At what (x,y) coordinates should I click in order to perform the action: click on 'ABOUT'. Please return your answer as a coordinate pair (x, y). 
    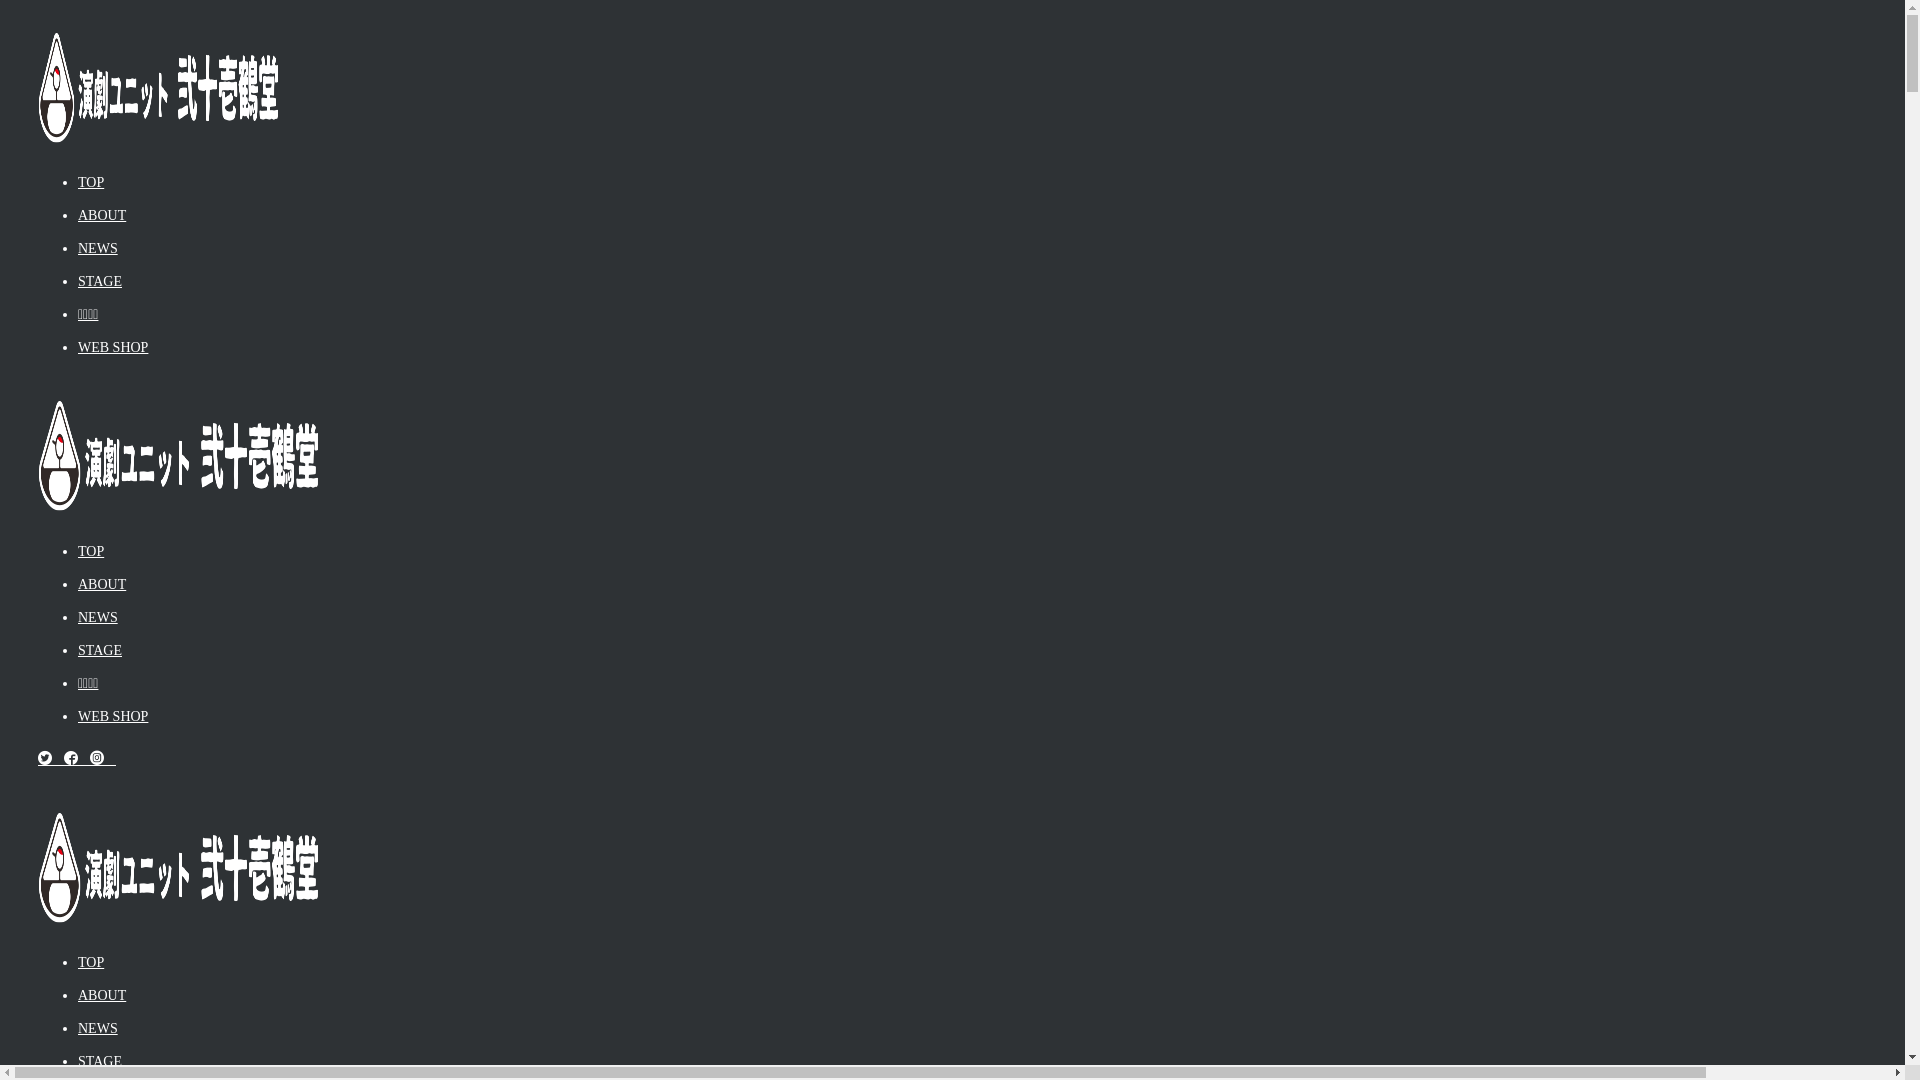
    Looking at the image, I should click on (100, 995).